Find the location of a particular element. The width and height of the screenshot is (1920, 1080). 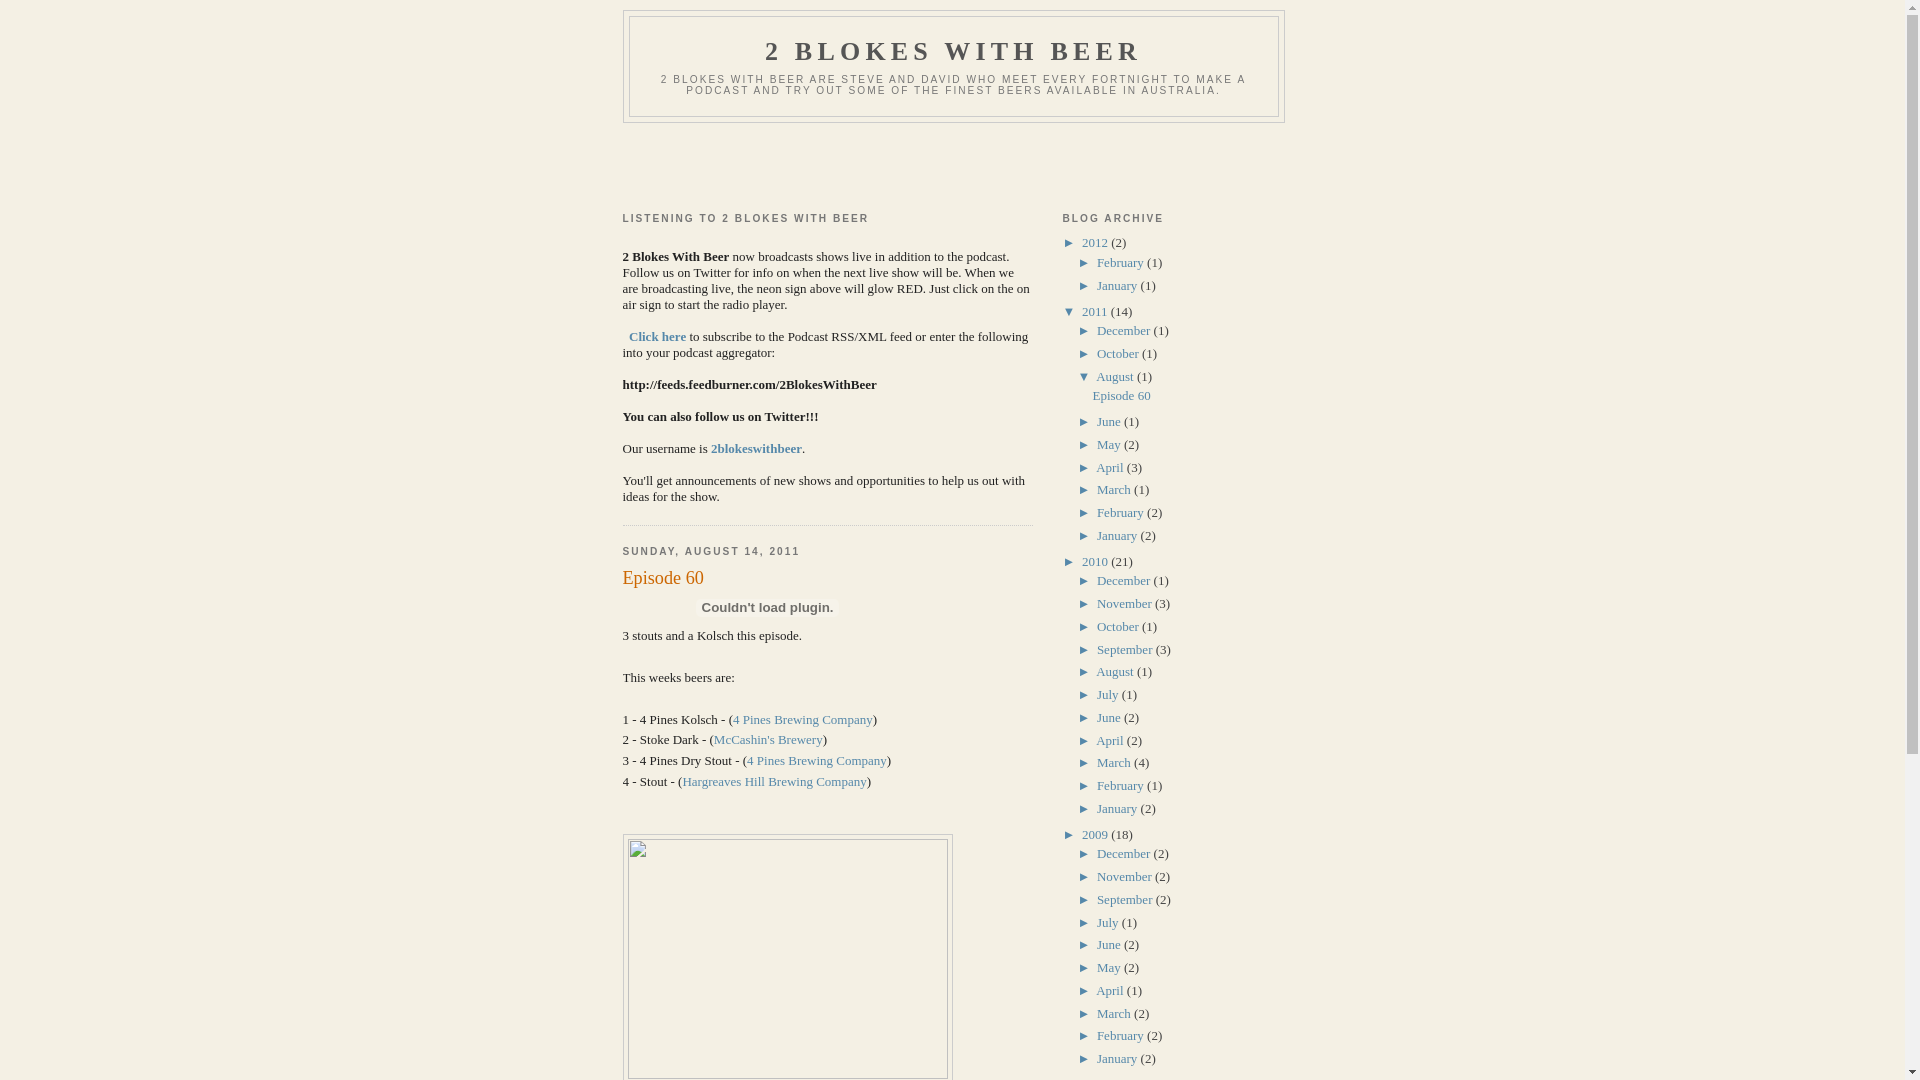

'Click here' is located at coordinates (656, 335).